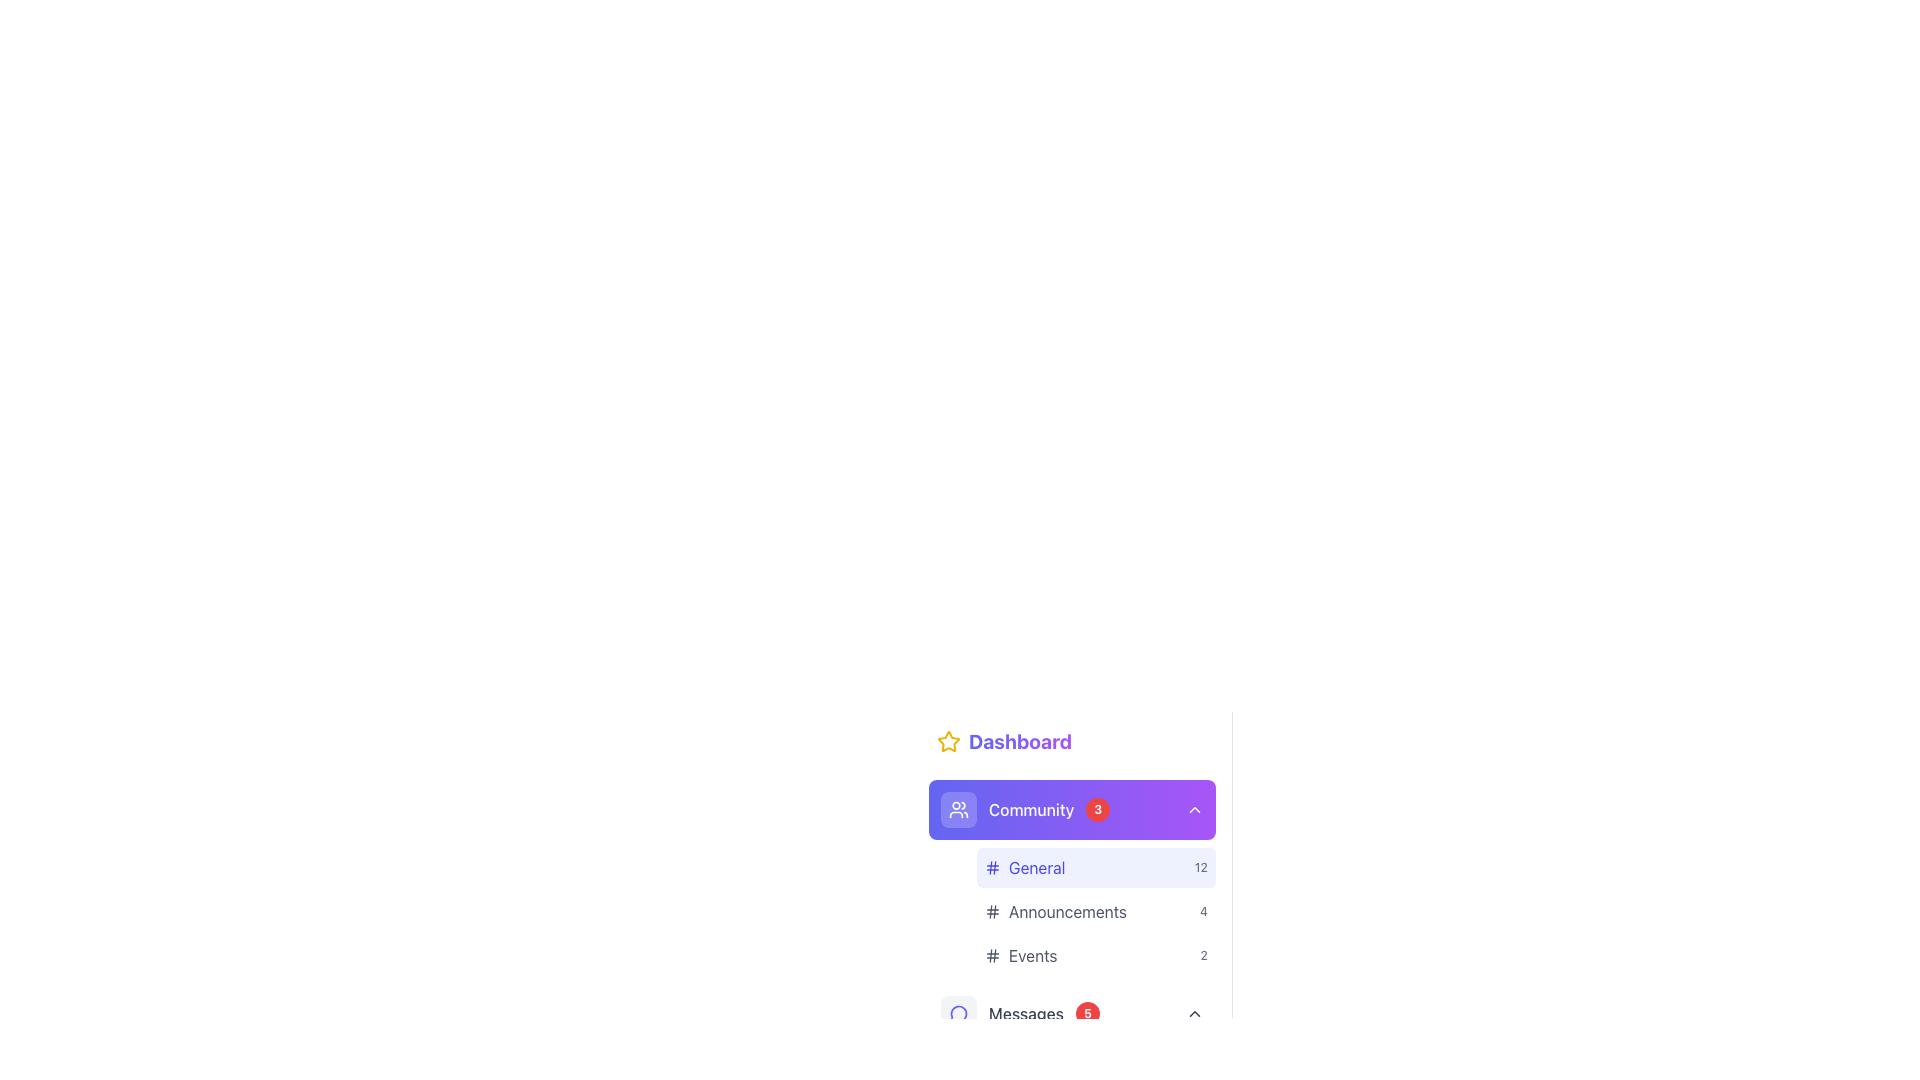  Describe the element at coordinates (1086, 1014) in the screenshot. I see `the content of the badge located to the right of the 'Messages' text, indicating notification or unread message counts` at that location.